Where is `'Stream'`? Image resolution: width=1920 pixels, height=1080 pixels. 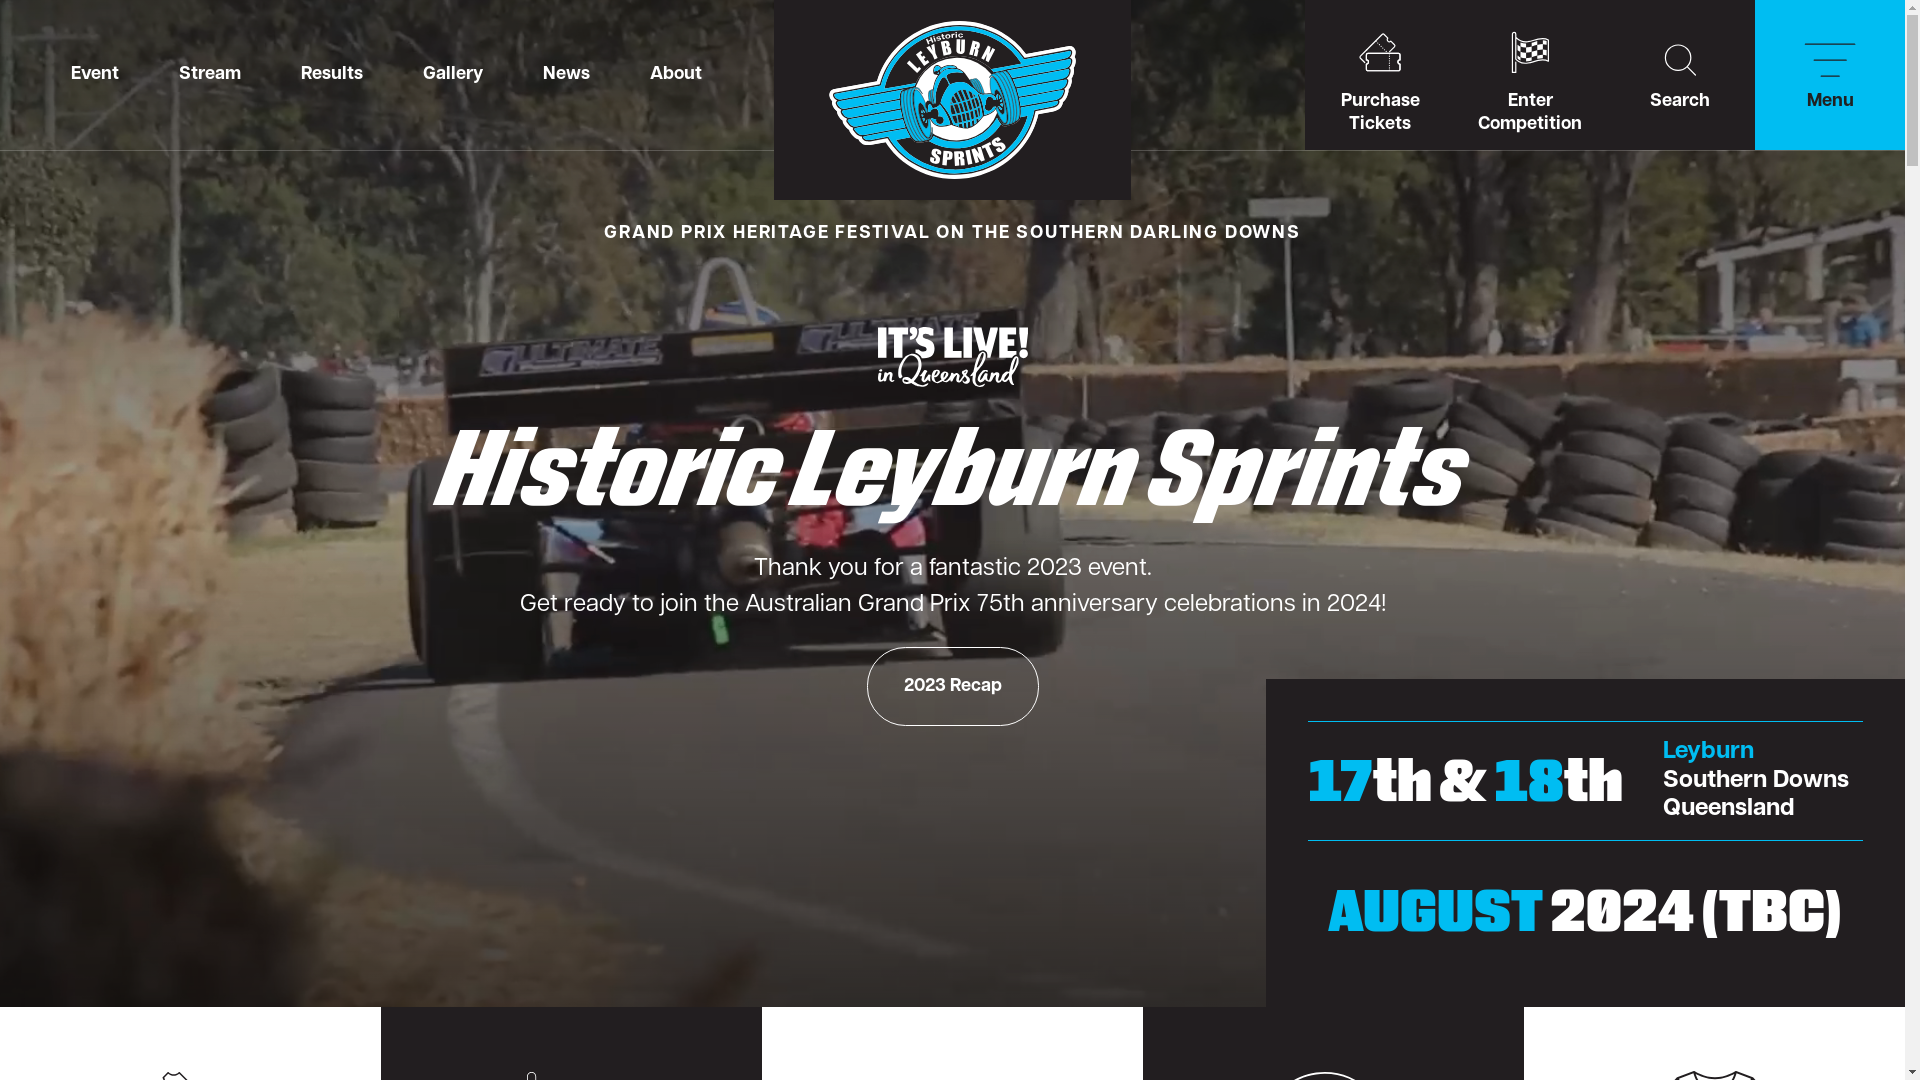
'Stream' is located at coordinates (210, 73).